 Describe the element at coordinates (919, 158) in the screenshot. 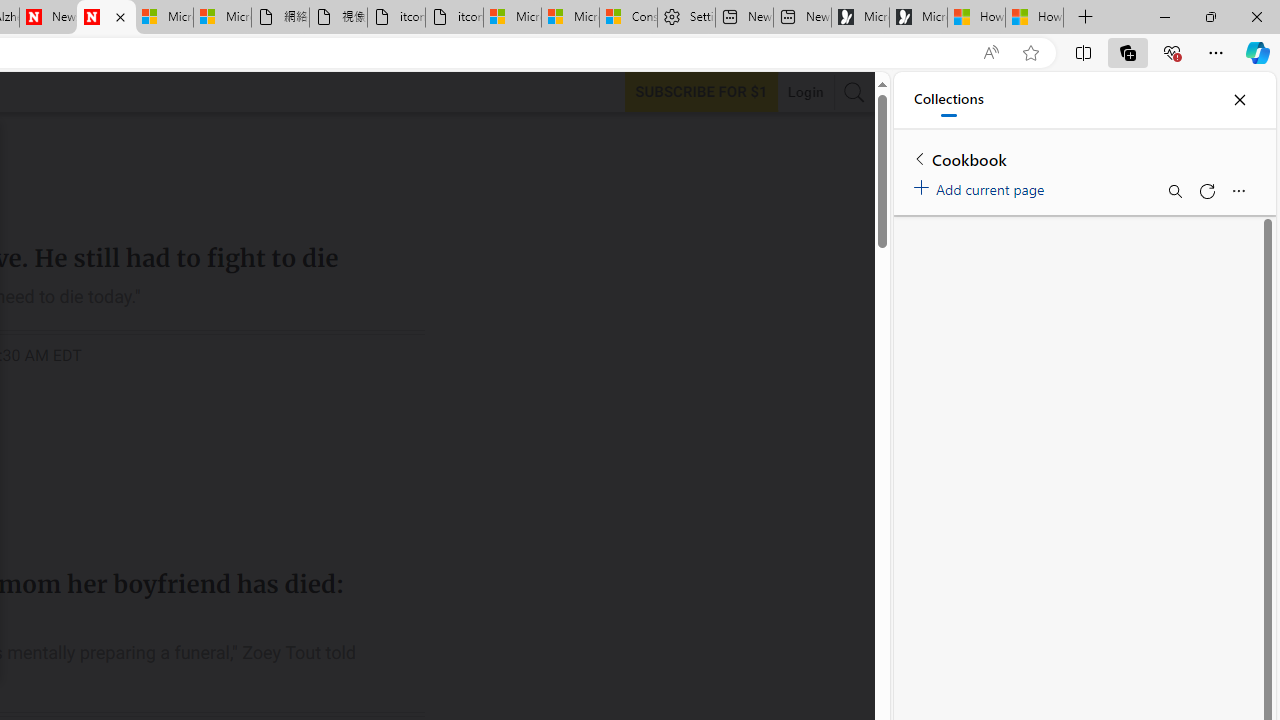

I see `'Back to list of collections'` at that location.